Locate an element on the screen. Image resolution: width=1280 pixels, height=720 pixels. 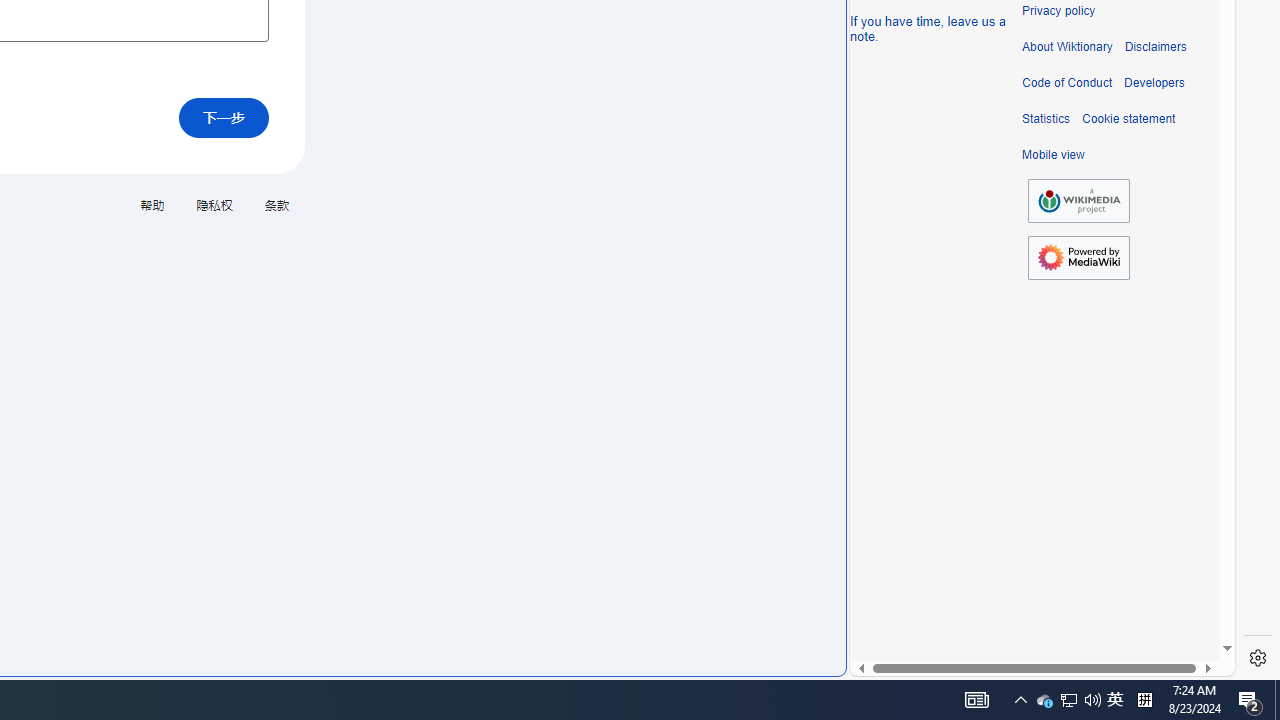
'Developers' is located at coordinates (1154, 82).